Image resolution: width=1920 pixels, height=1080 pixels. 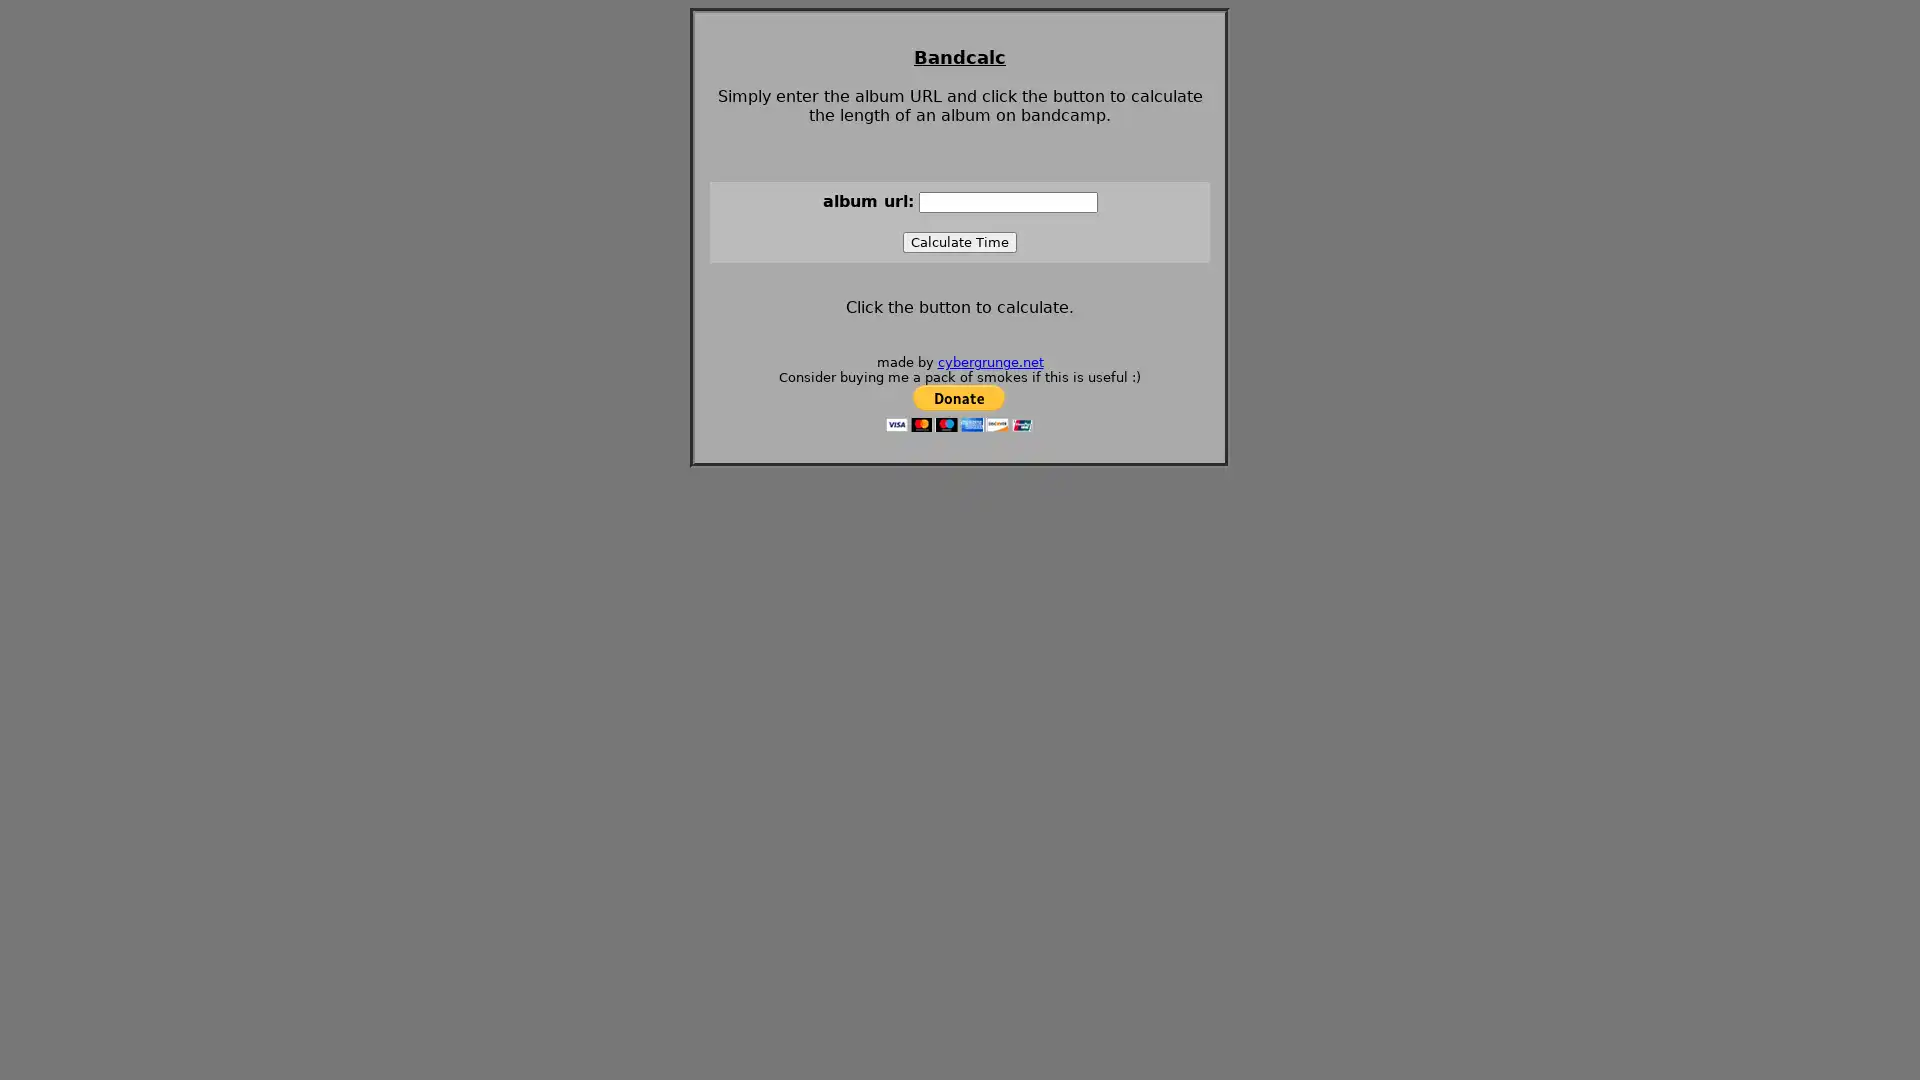 What do you see at coordinates (960, 241) in the screenshot?
I see `Calculate Time` at bounding box center [960, 241].